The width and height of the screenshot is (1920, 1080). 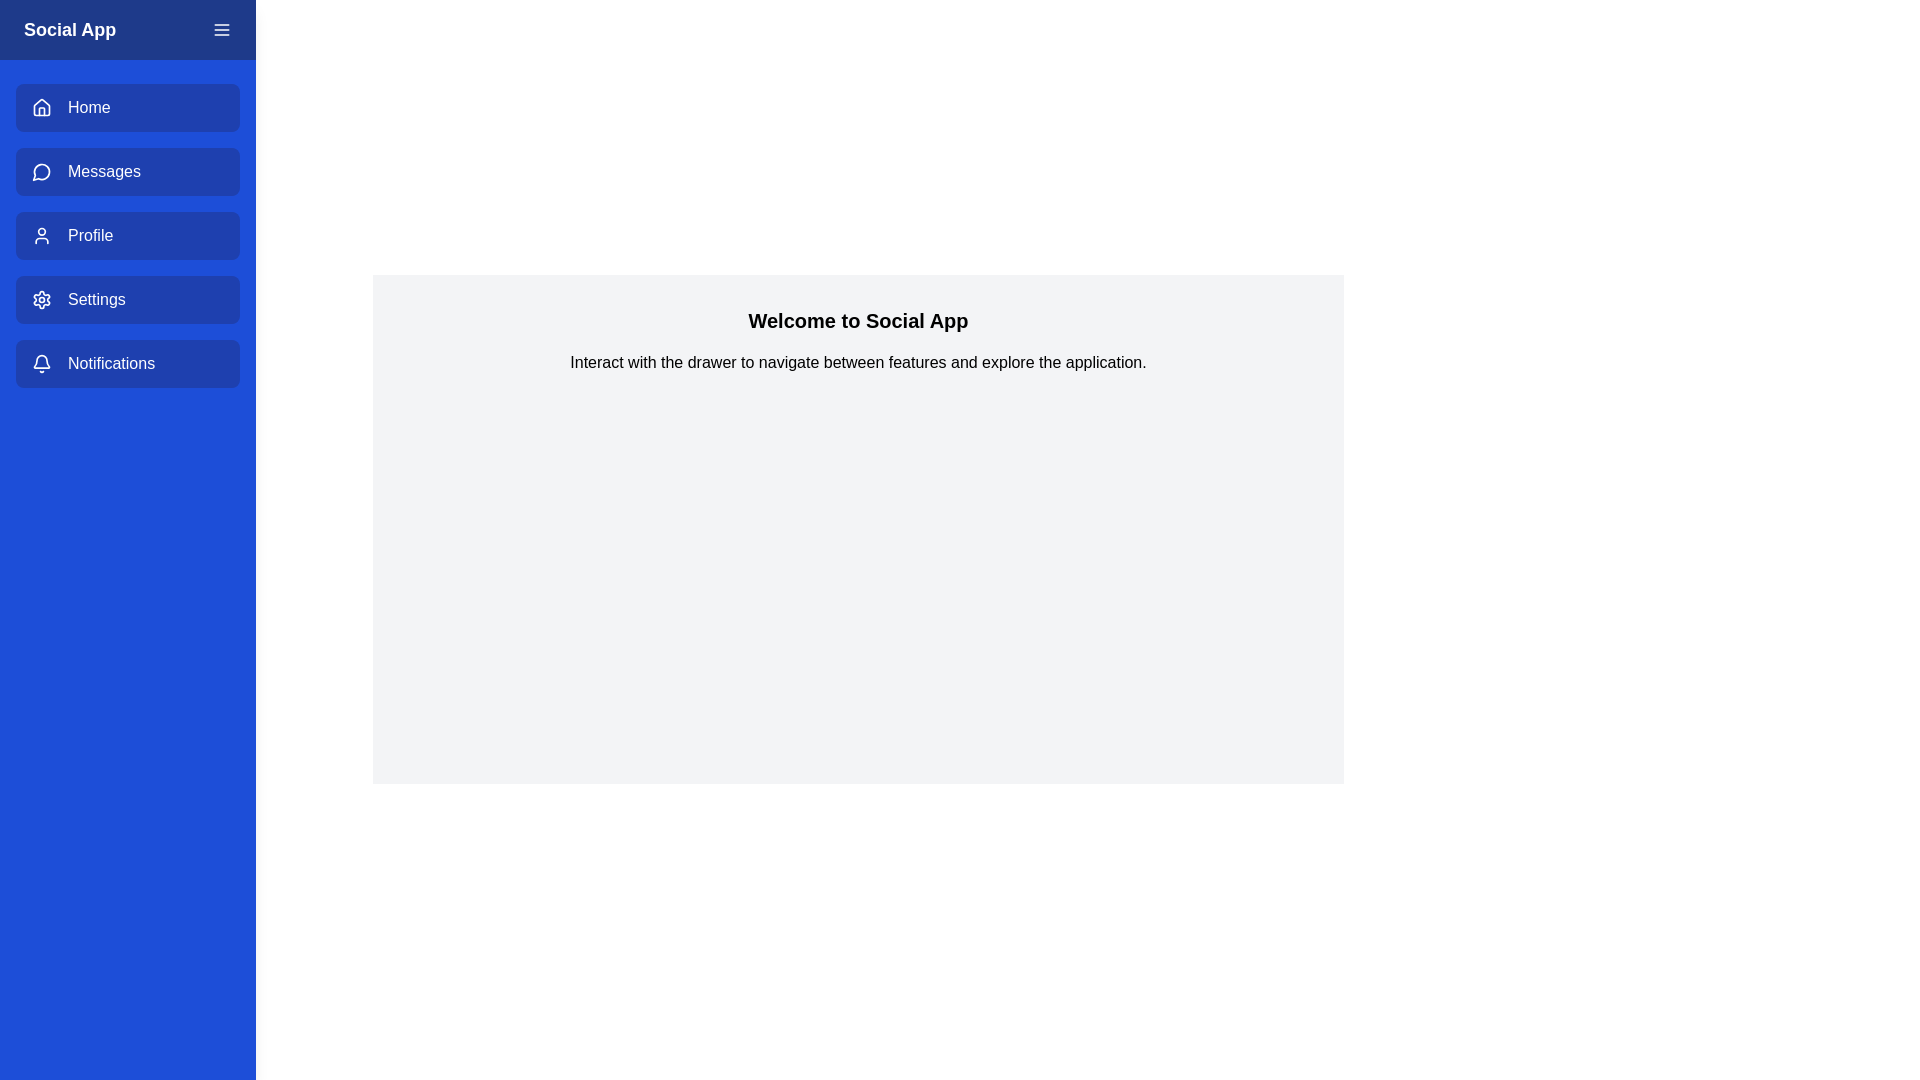 I want to click on the menu item Profile to highlight it, so click(x=127, y=234).